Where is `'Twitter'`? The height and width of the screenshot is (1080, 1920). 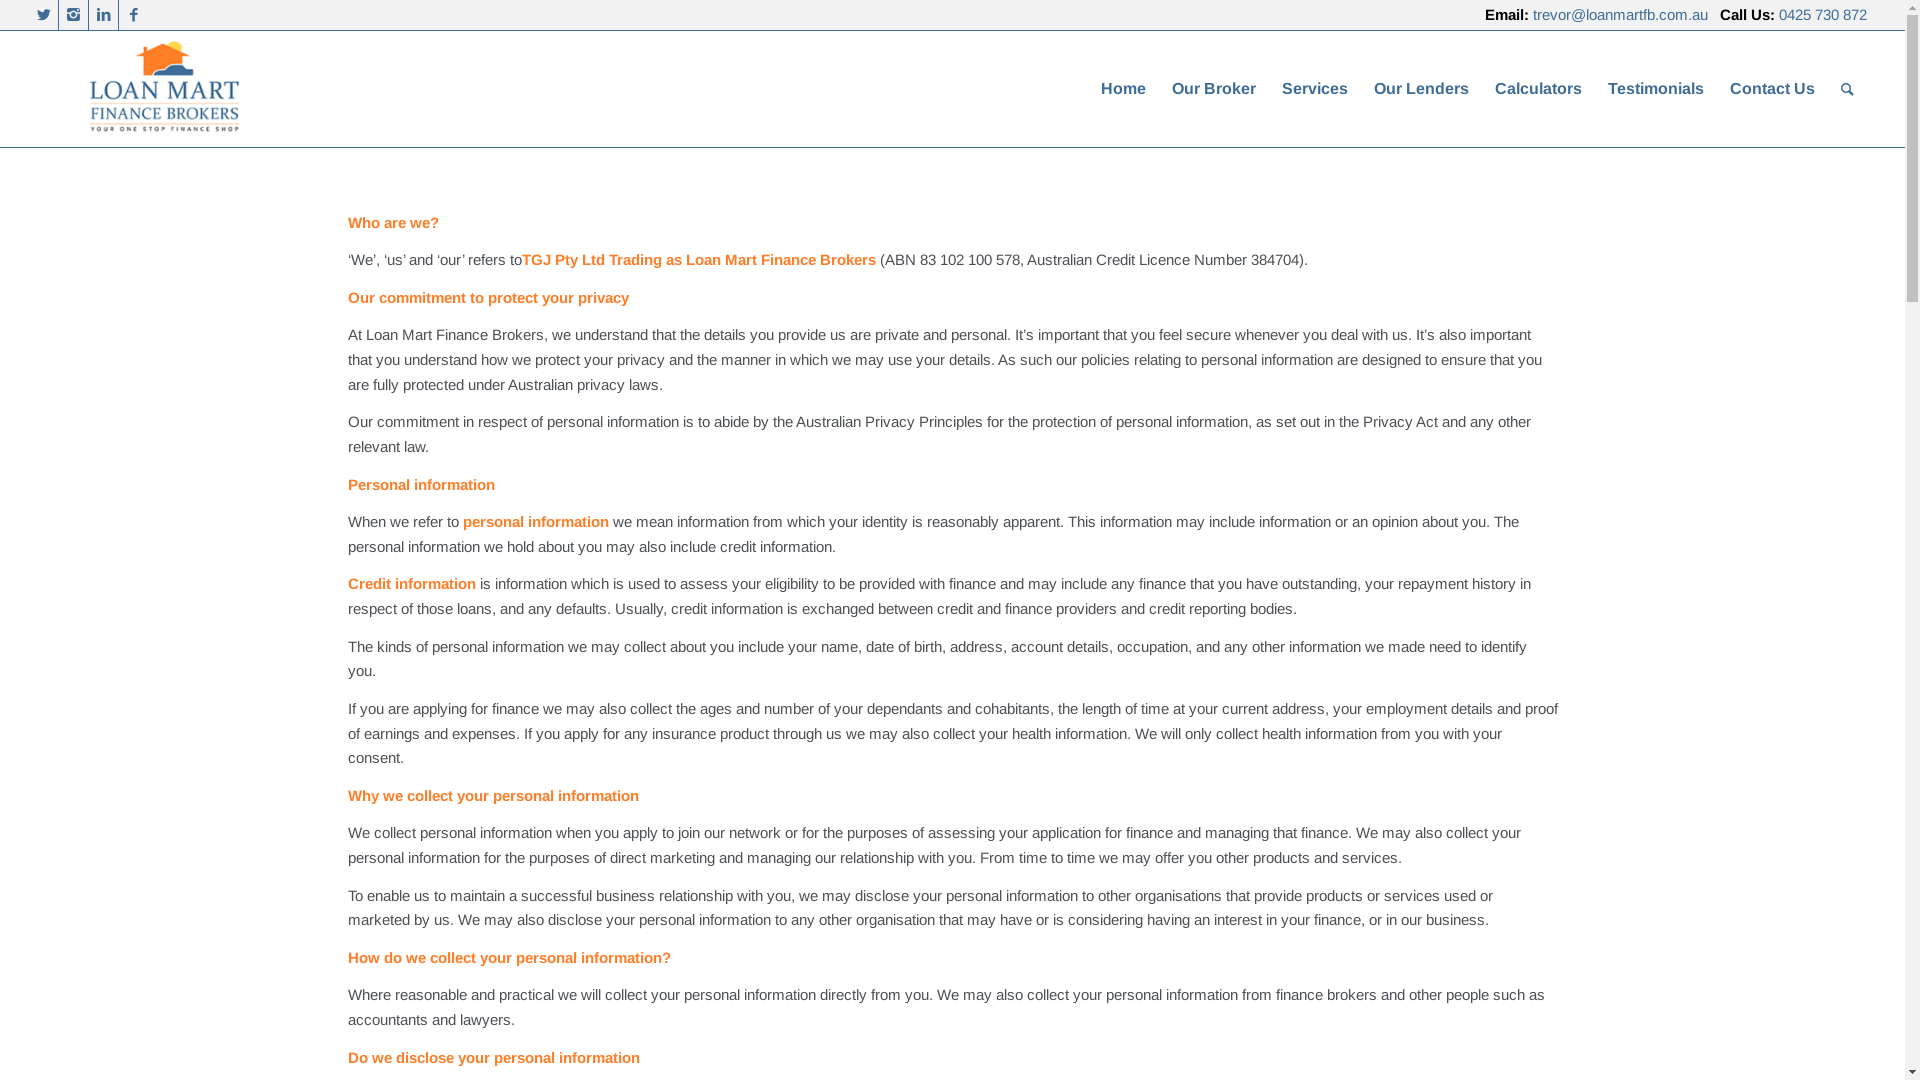 'Twitter' is located at coordinates (43, 15).